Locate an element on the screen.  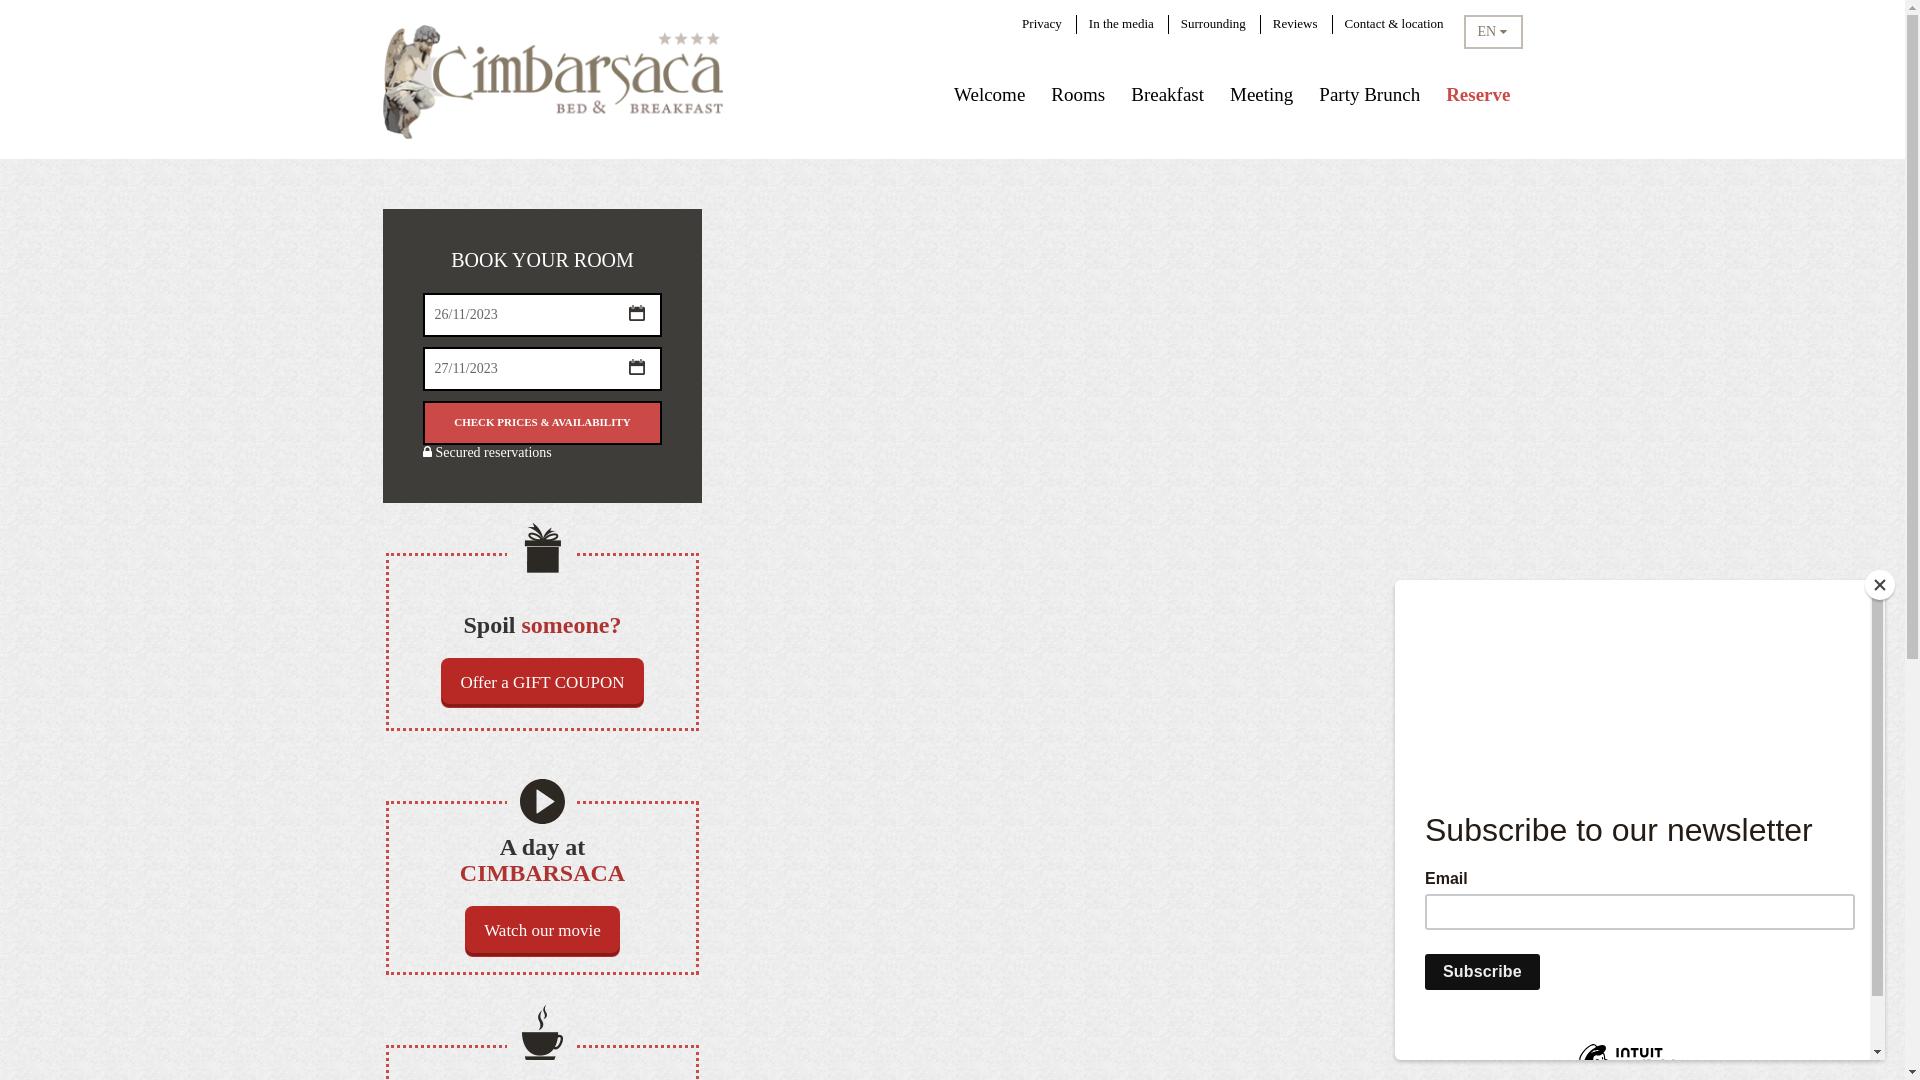
'Meeting' is located at coordinates (1260, 94).